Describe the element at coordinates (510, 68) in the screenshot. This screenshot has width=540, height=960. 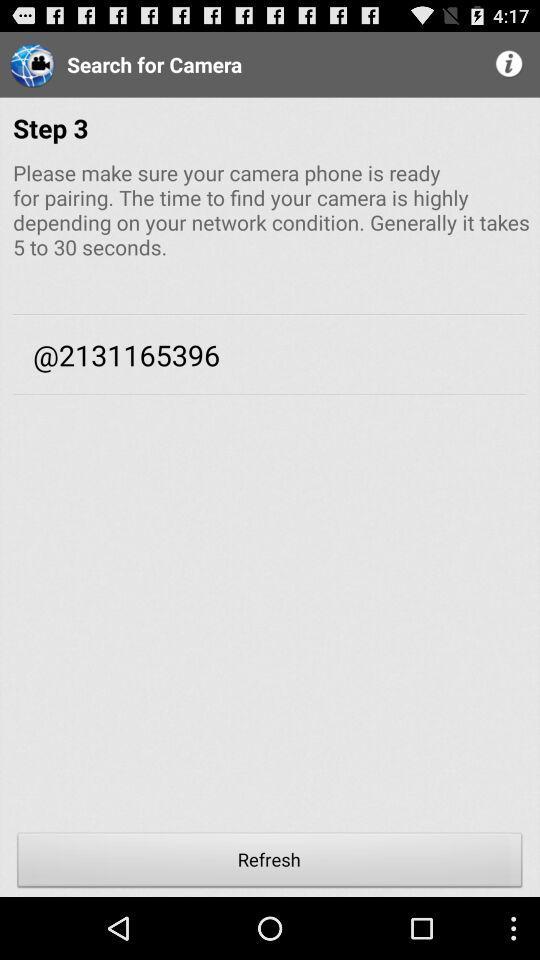
I see `the info icon` at that location.